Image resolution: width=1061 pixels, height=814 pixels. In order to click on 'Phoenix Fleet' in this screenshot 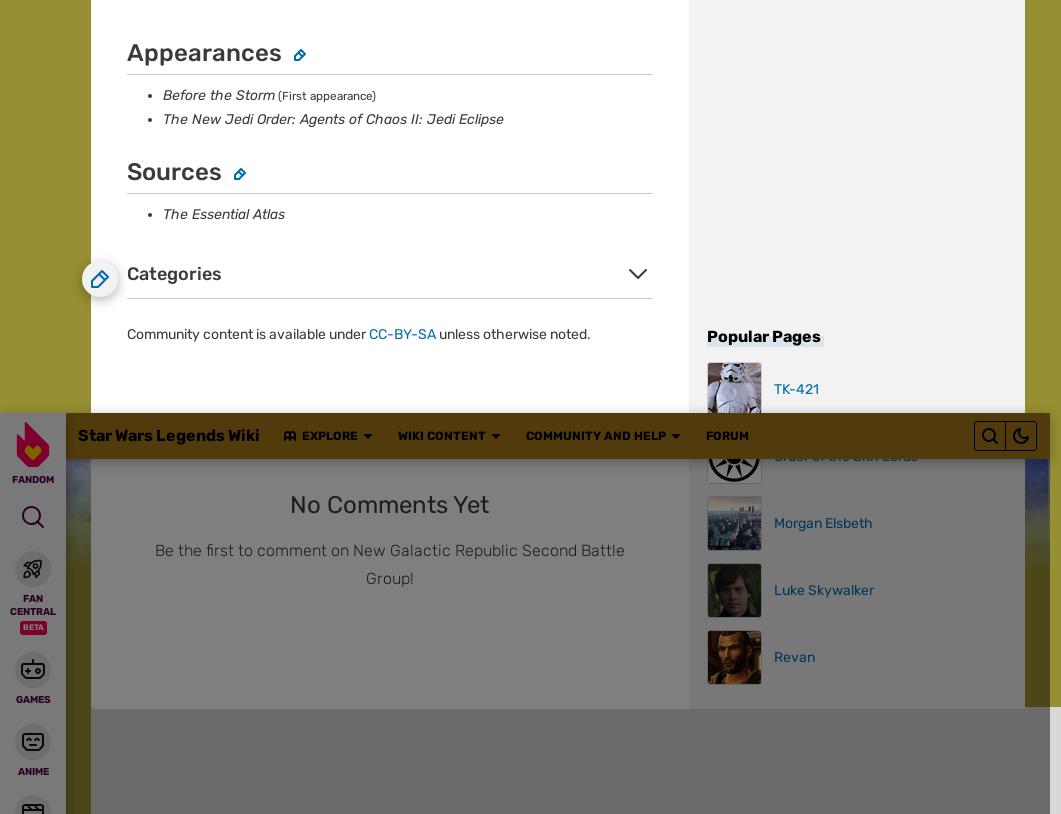, I will do `click(145, 559)`.